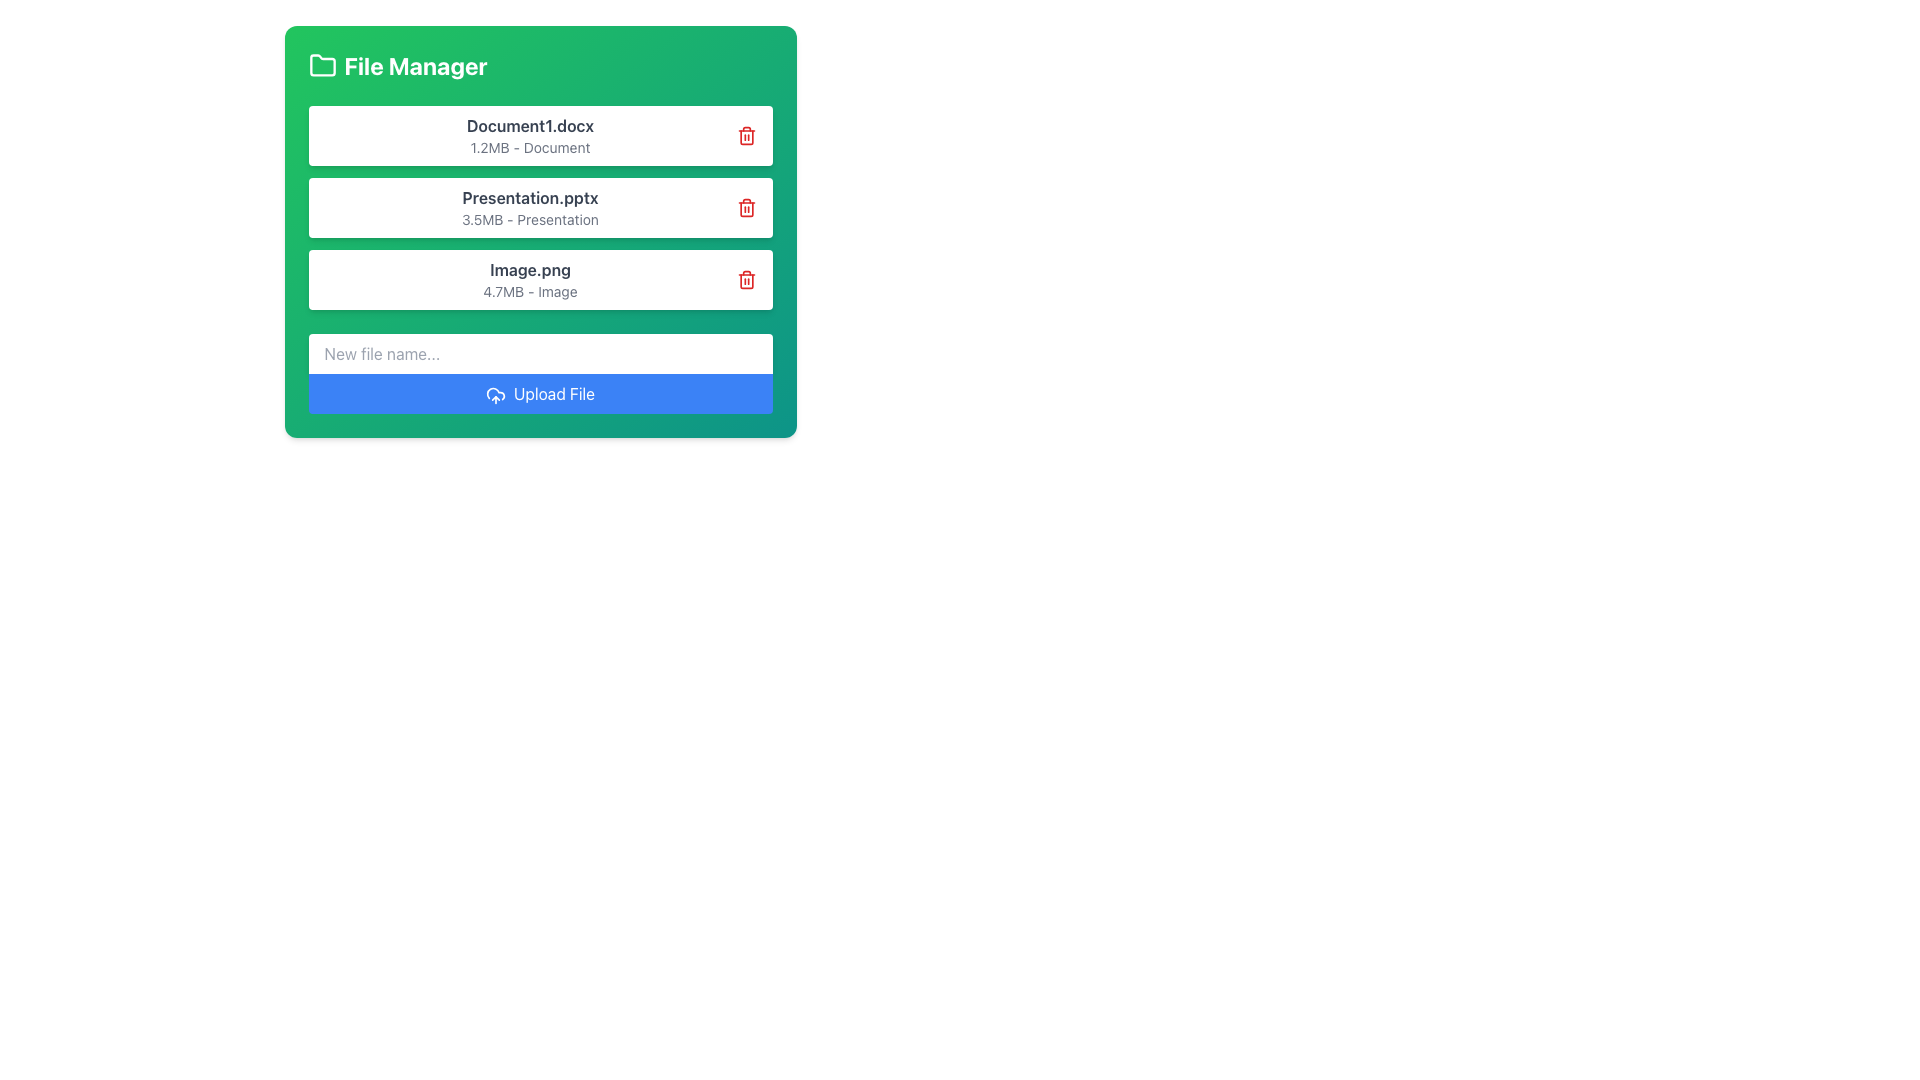 Image resolution: width=1920 pixels, height=1080 pixels. Describe the element at coordinates (540, 208) in the screenshot. I see `the file entry representation titled 'Presentation.pptx' with a subtitle '3.5MB - Presentation'` at that location.